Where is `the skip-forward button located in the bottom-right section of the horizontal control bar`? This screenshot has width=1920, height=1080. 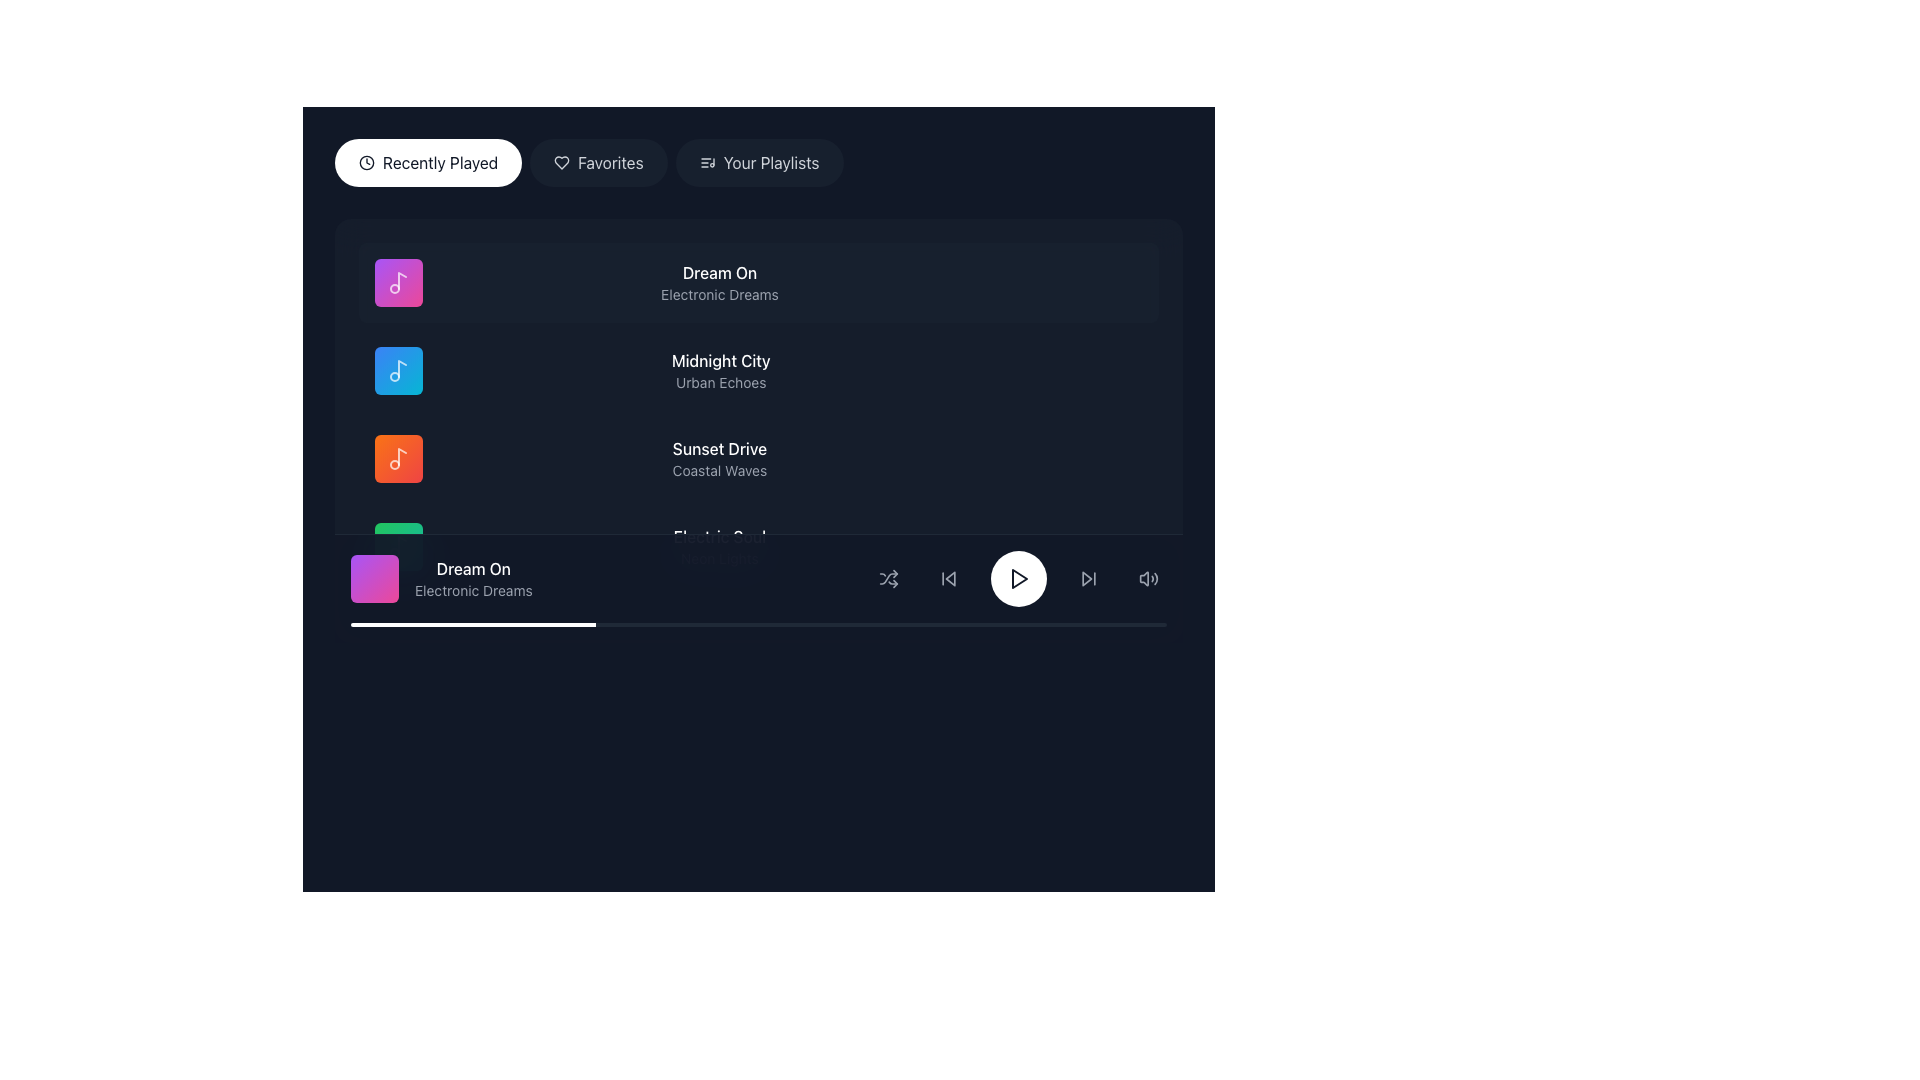
the skip-forward button located in the bottom-right section of the horizontal control bar is located at coordinates (1088, 578).